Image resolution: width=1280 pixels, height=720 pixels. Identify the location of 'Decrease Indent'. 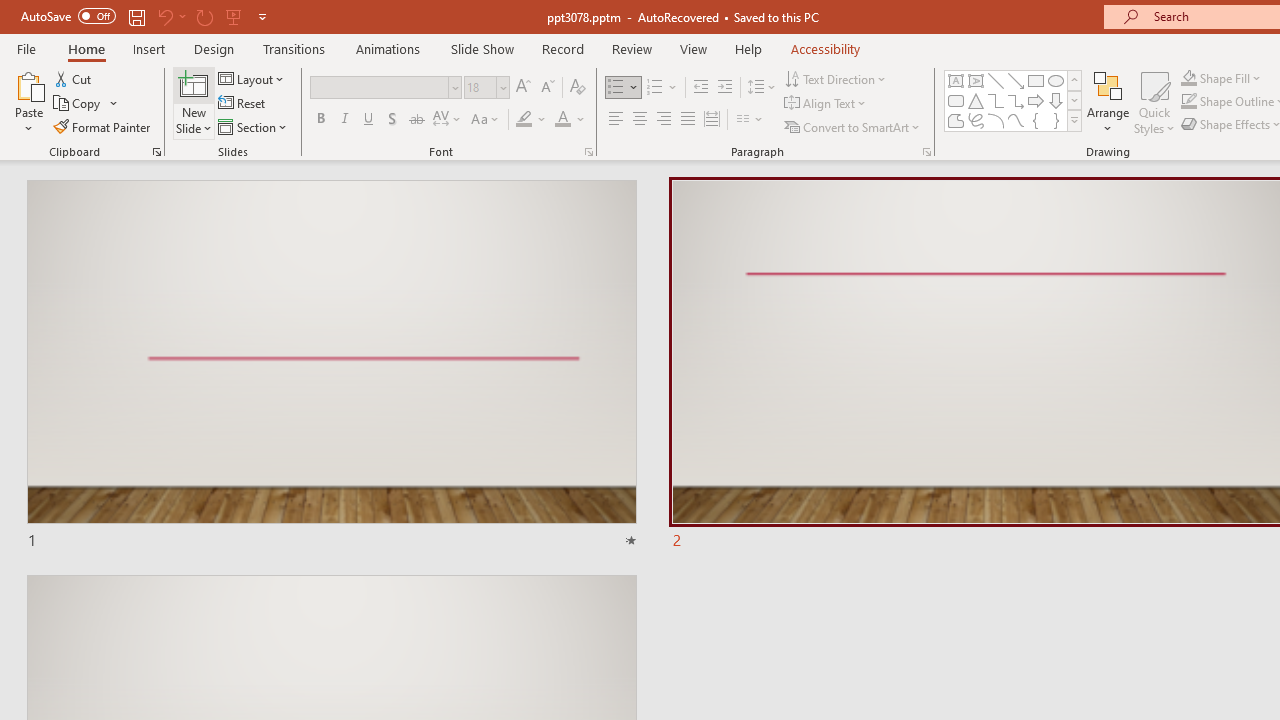
(700, 86).